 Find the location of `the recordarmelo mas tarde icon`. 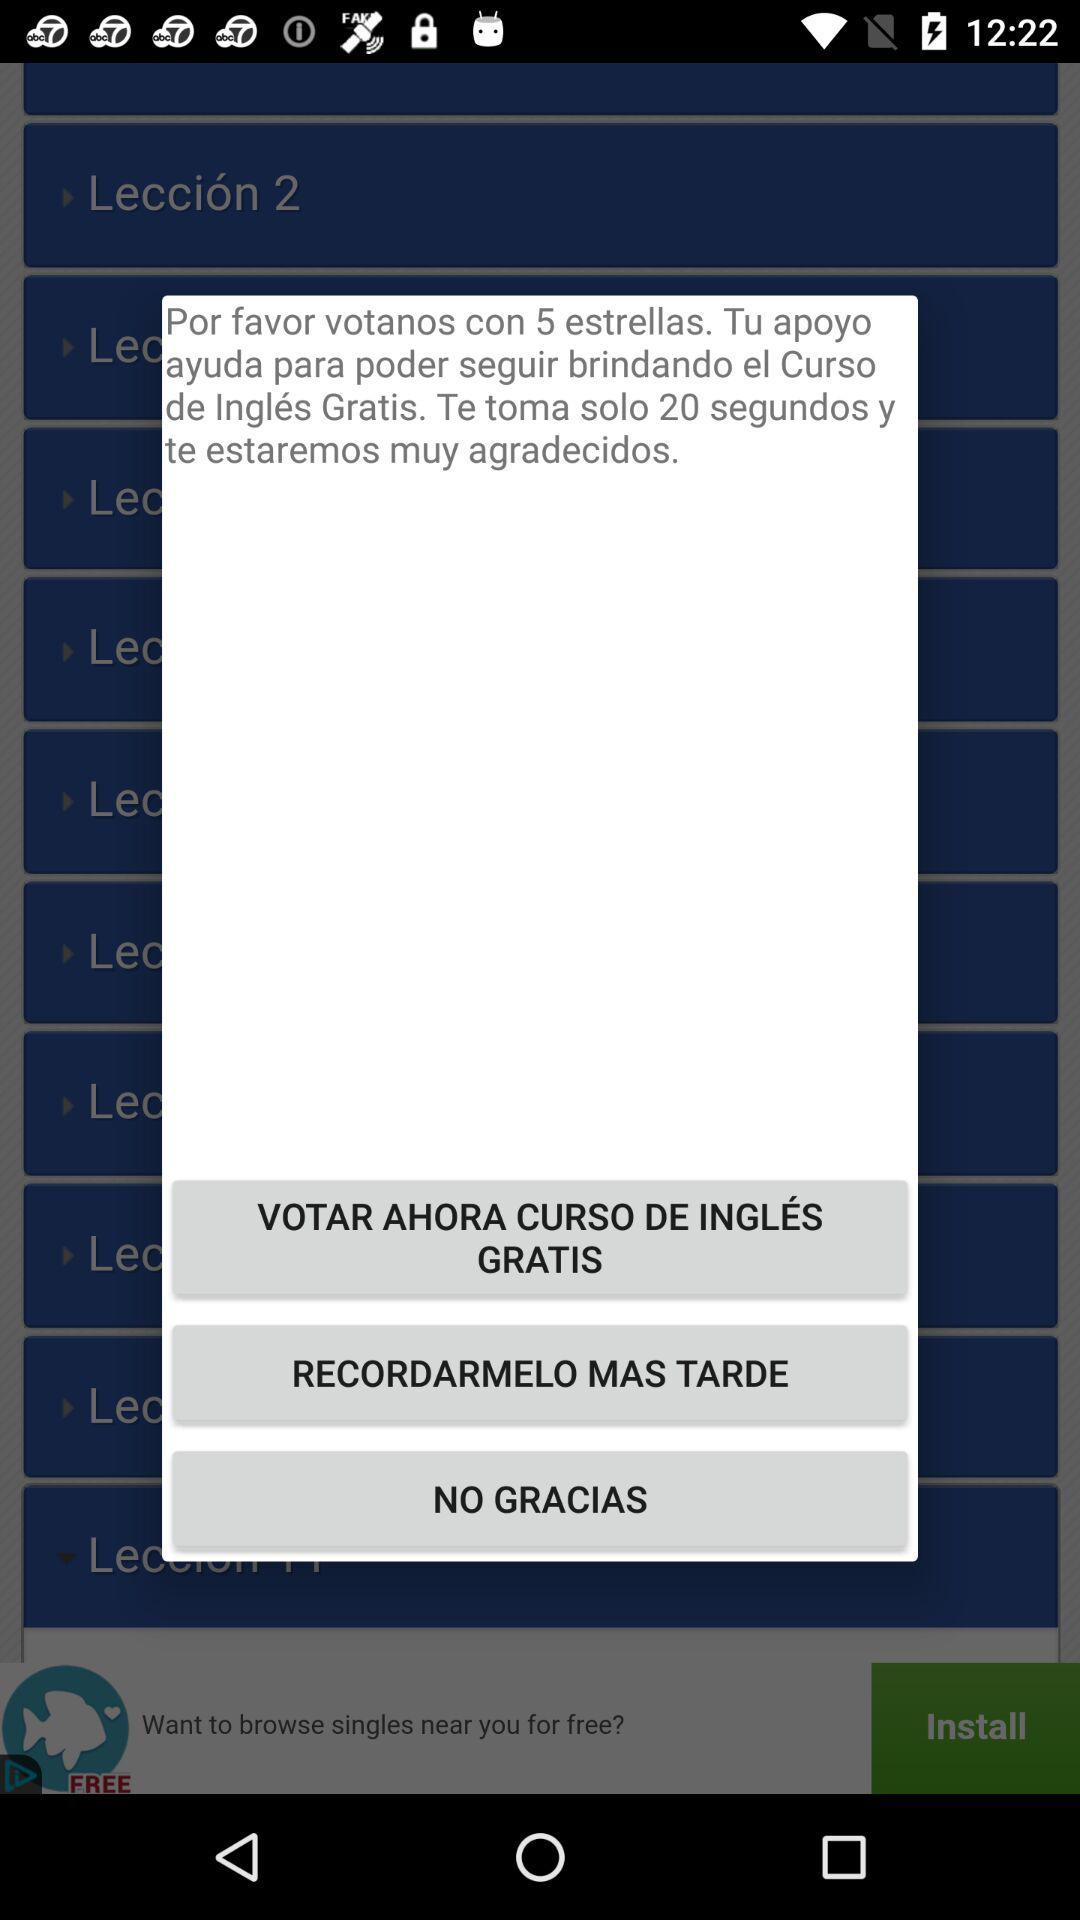

the recordarmelo mas tarde icon is located at coordinates (540, 1371).